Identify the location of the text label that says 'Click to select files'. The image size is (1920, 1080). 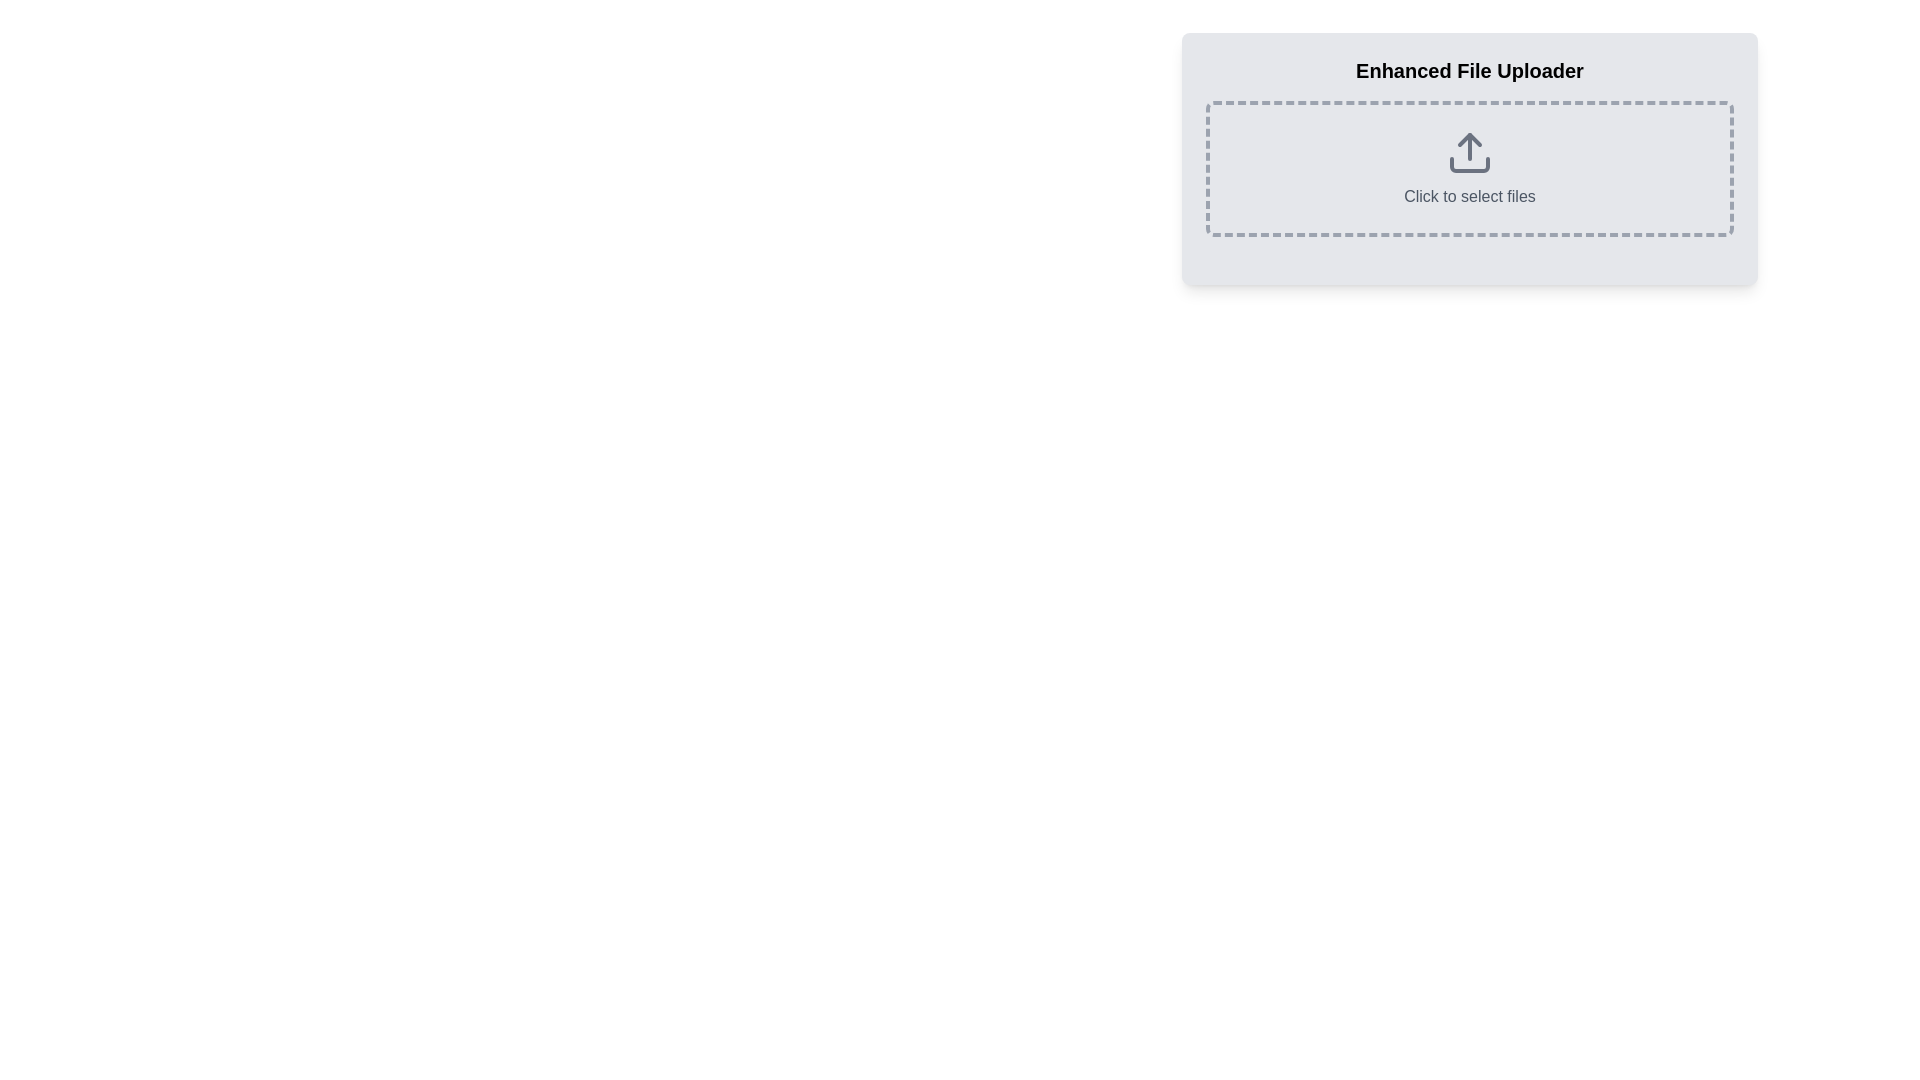
(1469, 196).